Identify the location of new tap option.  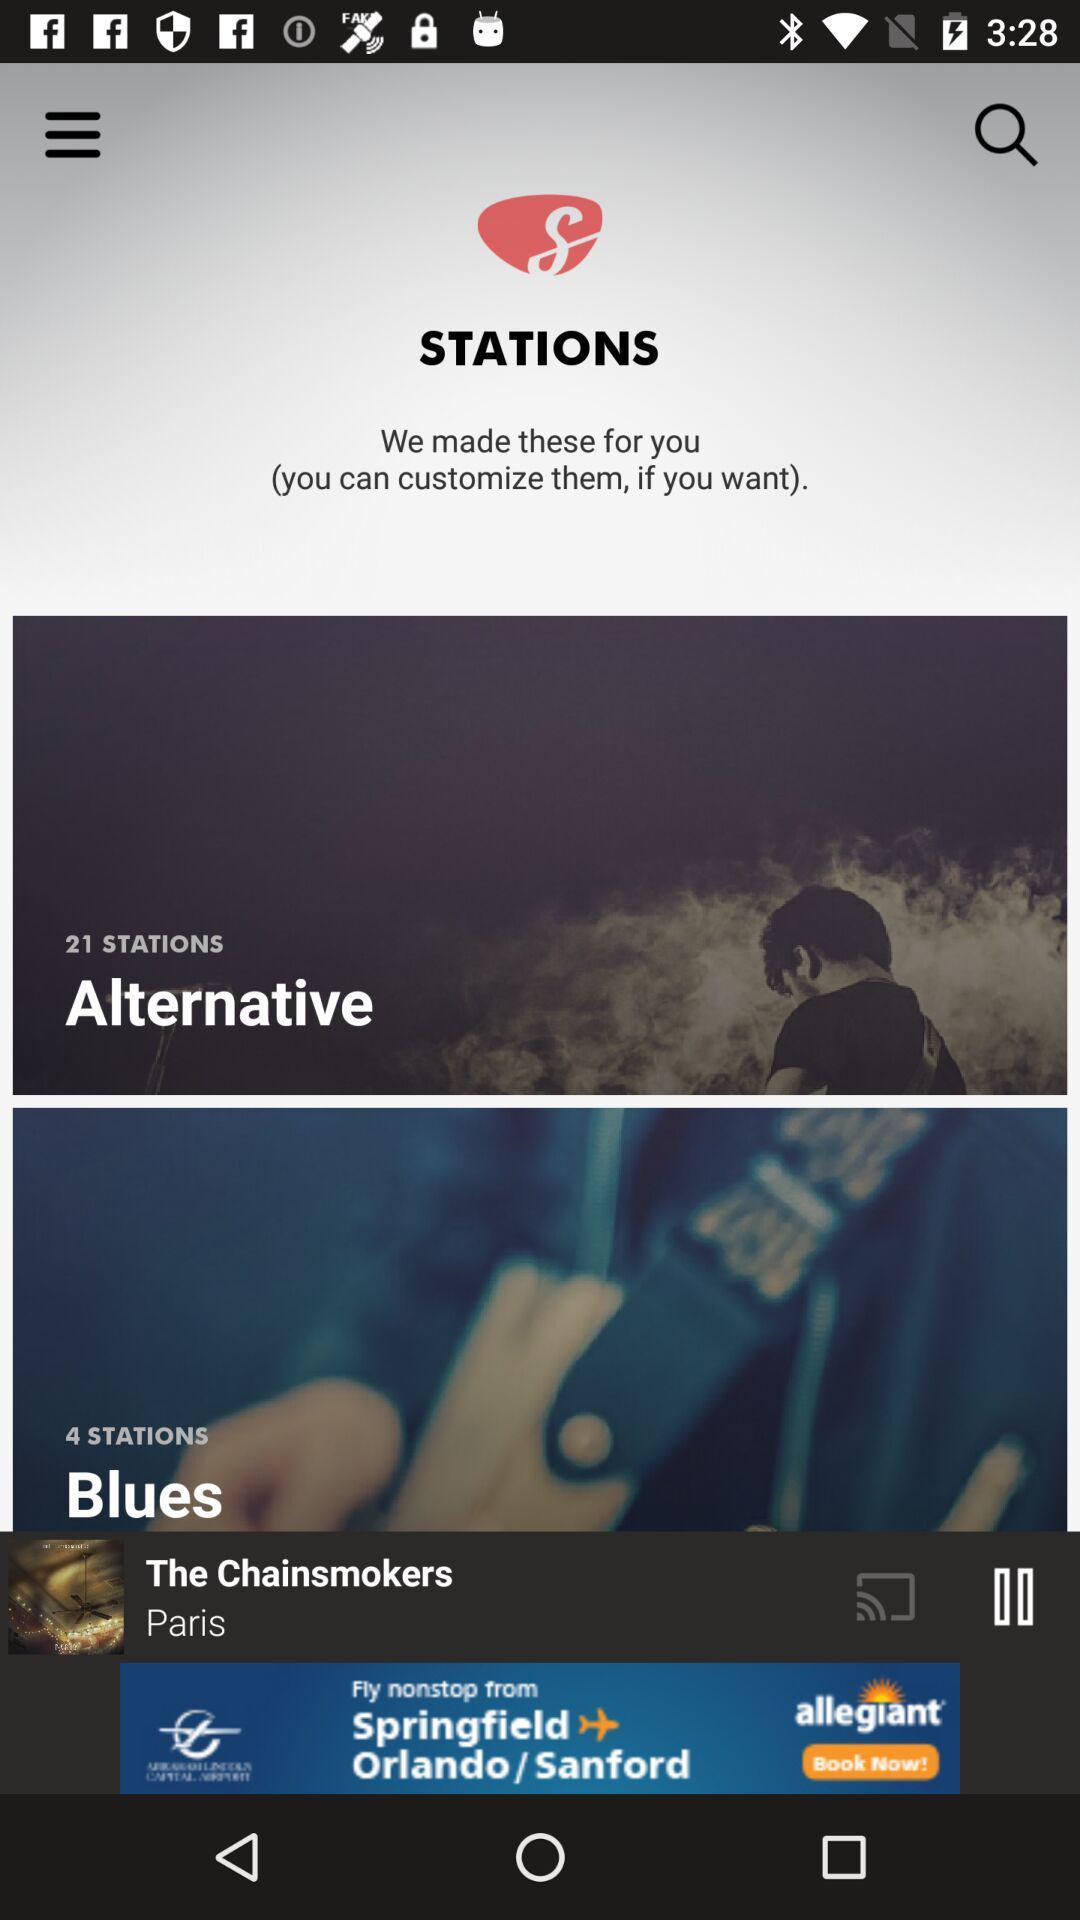
(540, 1727).